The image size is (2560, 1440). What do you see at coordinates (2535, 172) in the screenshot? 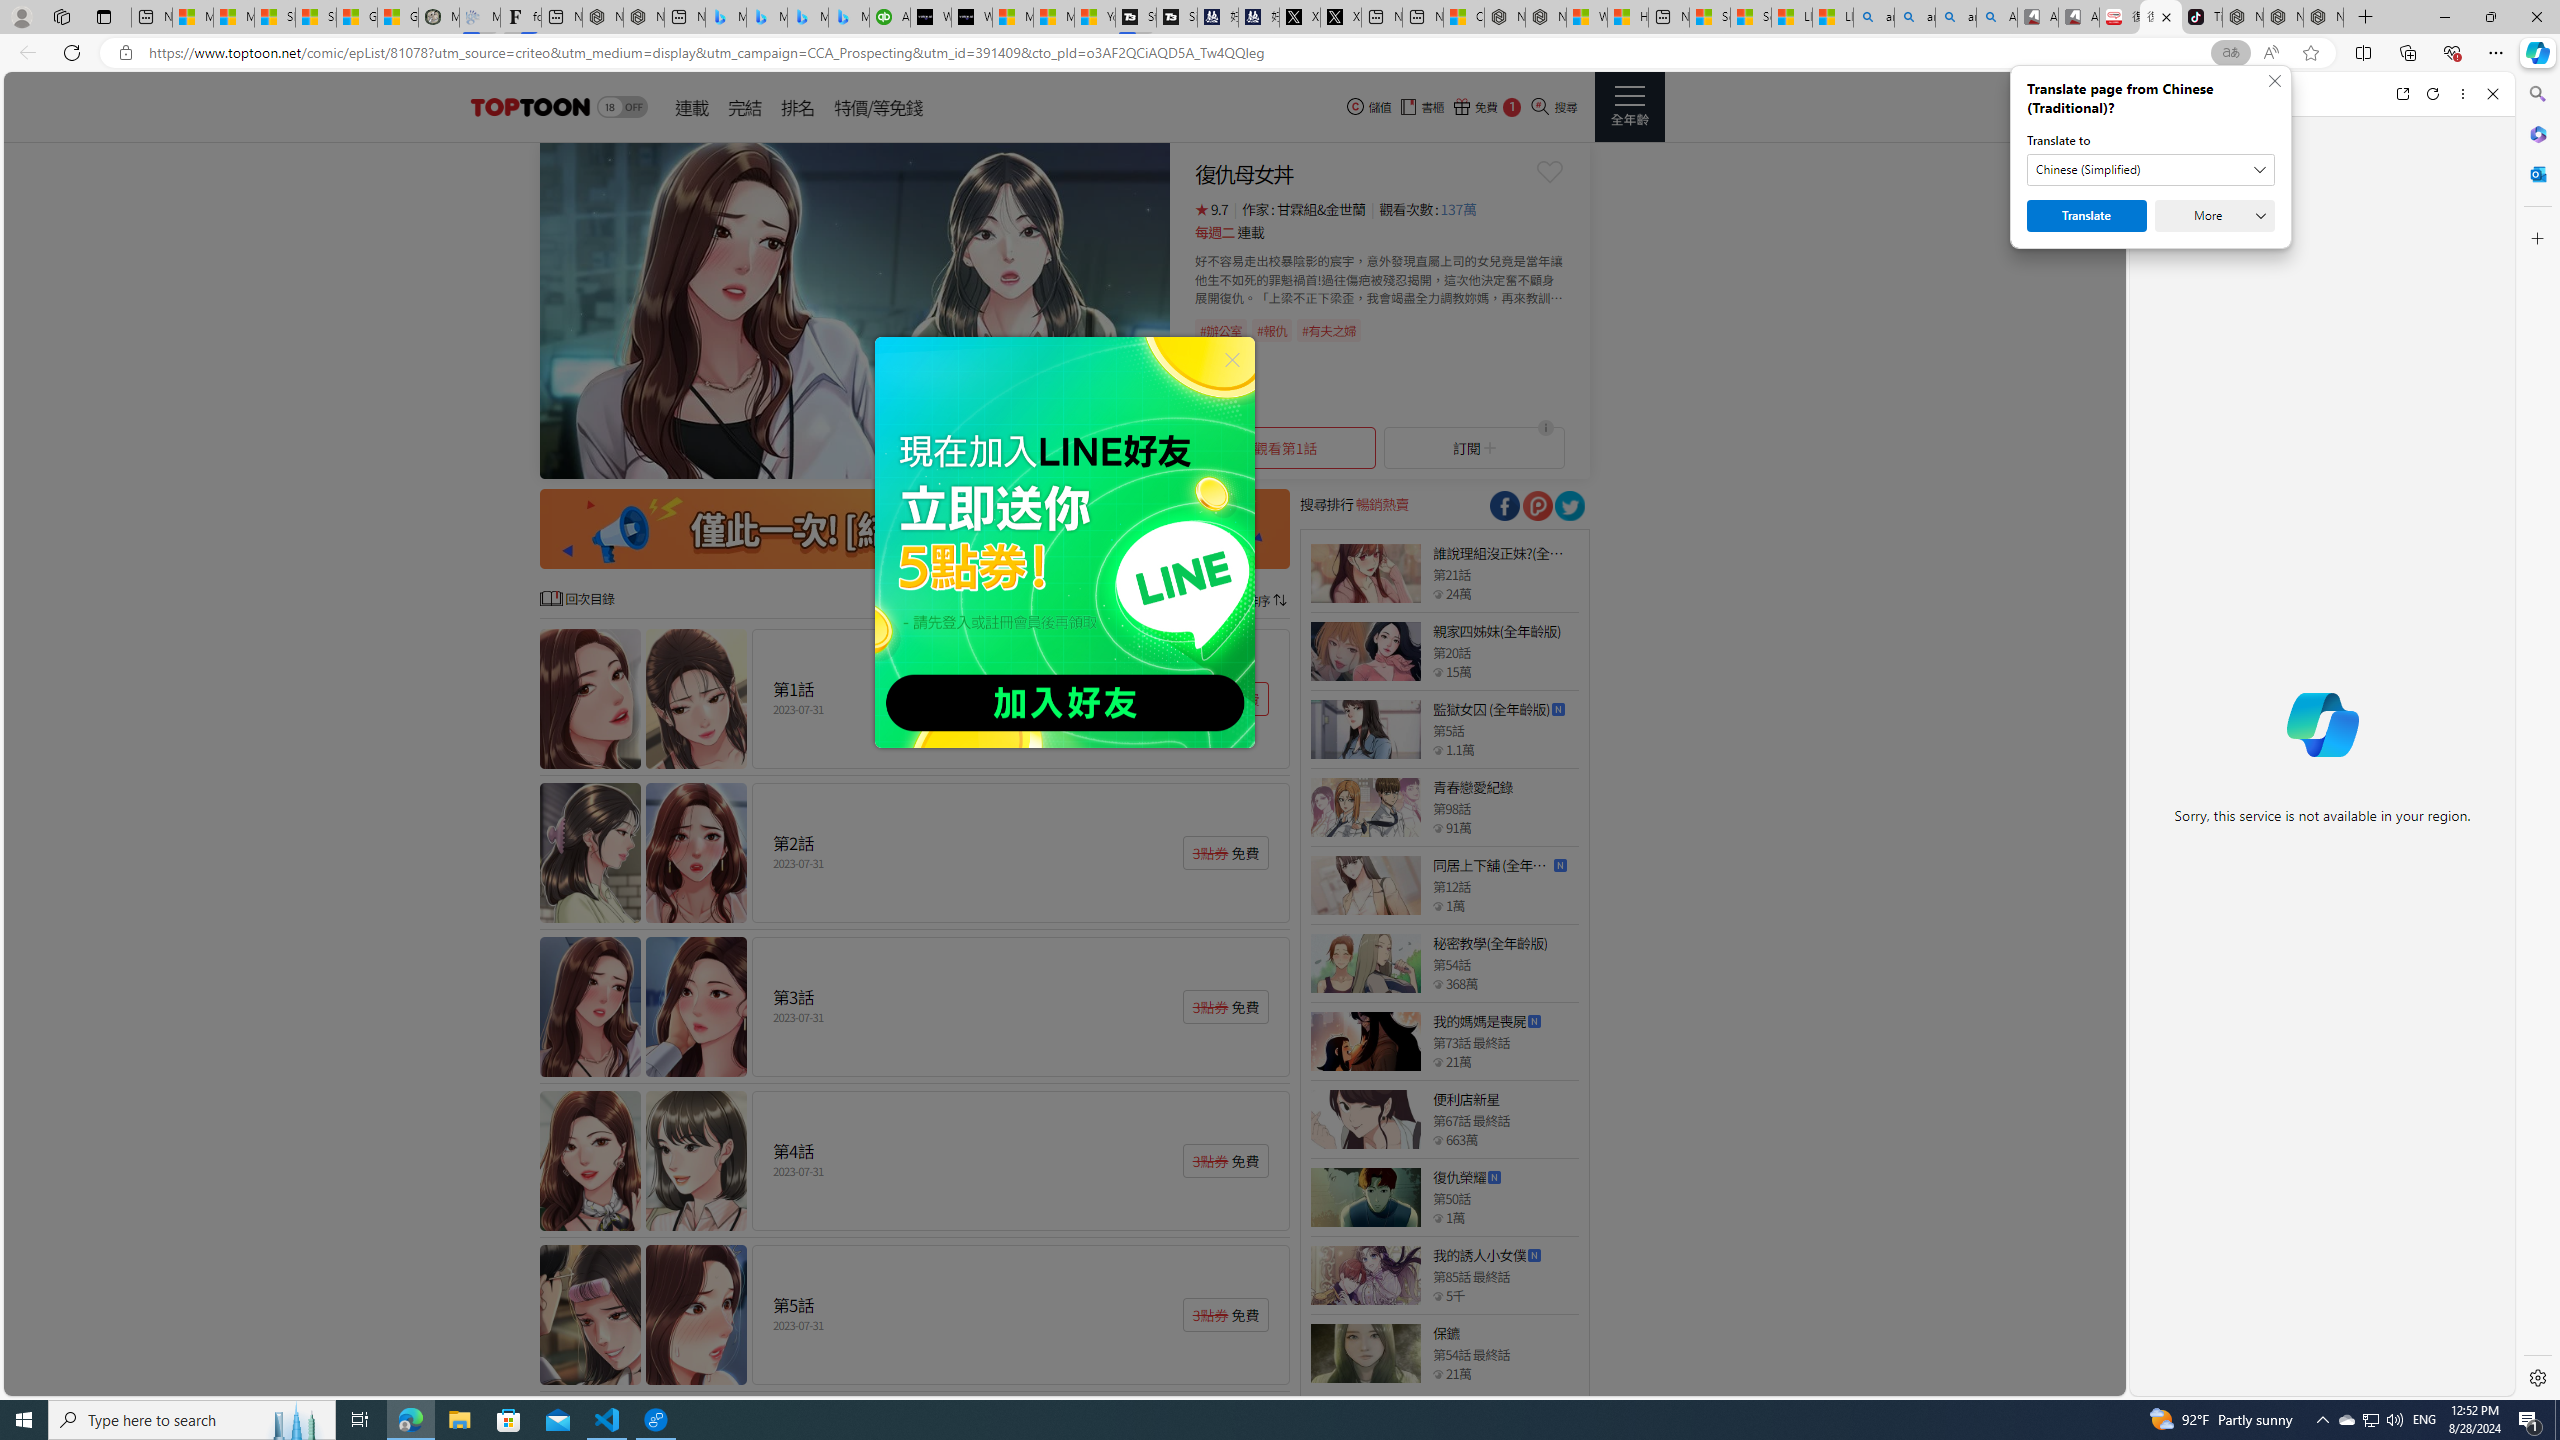
I see `'Outlook'` at bounding box center [2535, 172].